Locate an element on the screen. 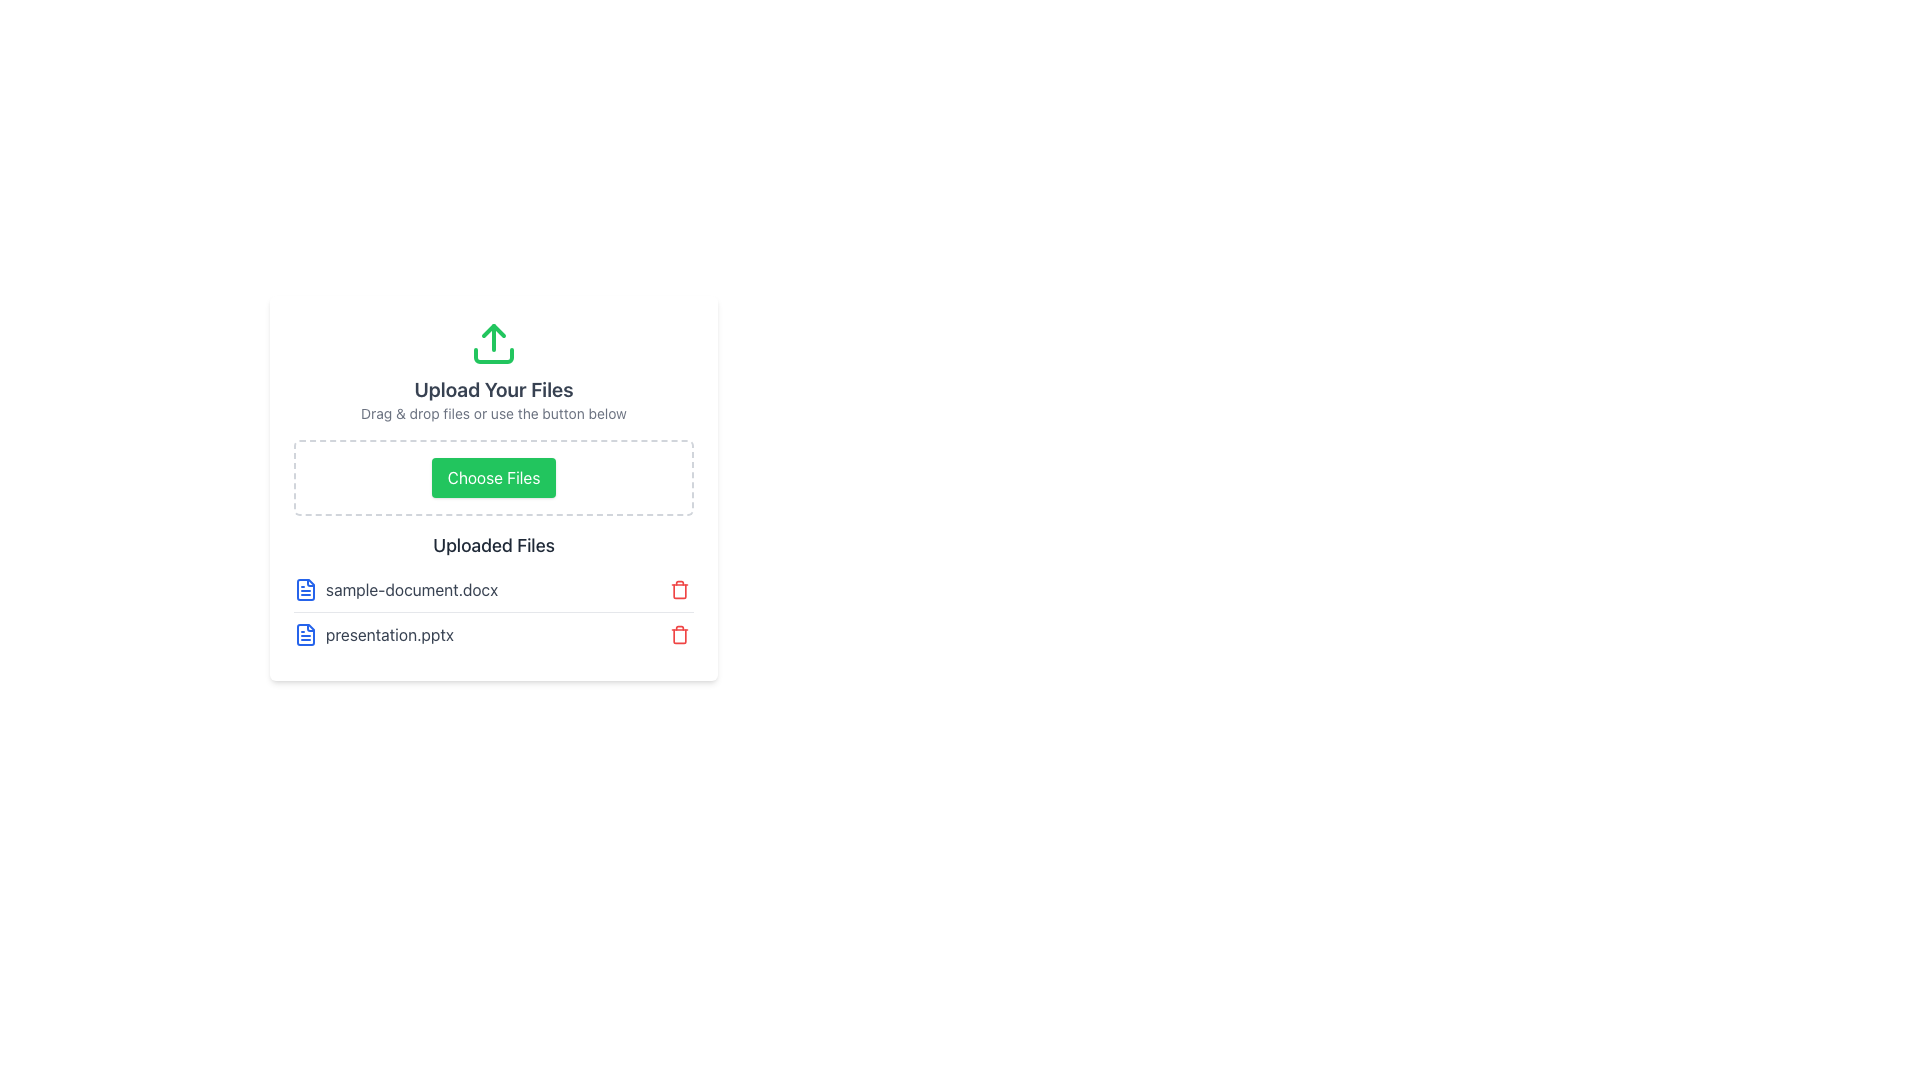  the button located in the 'Upload Your Files' section is located at coordinates (494, 478).